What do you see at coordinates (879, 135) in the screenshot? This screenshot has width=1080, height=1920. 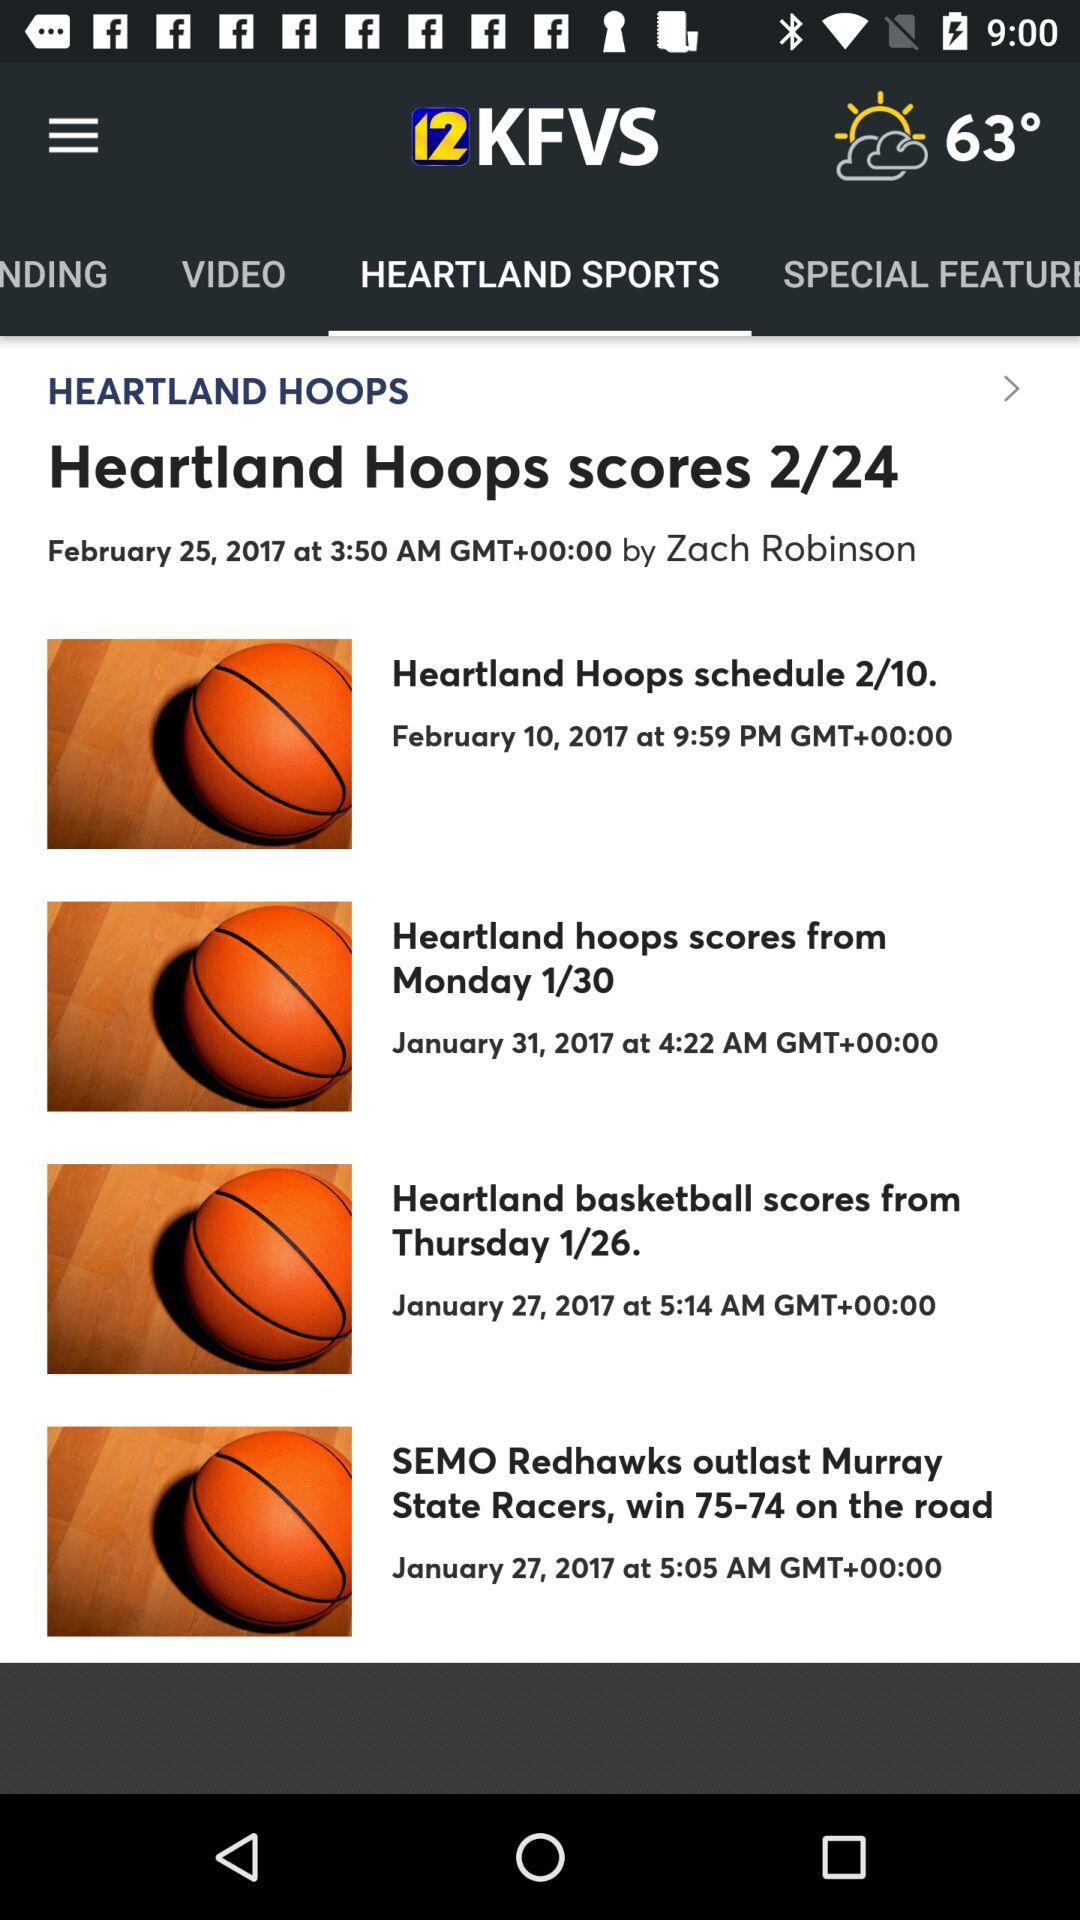 I see `temperature` at bounding box center [879, 135].